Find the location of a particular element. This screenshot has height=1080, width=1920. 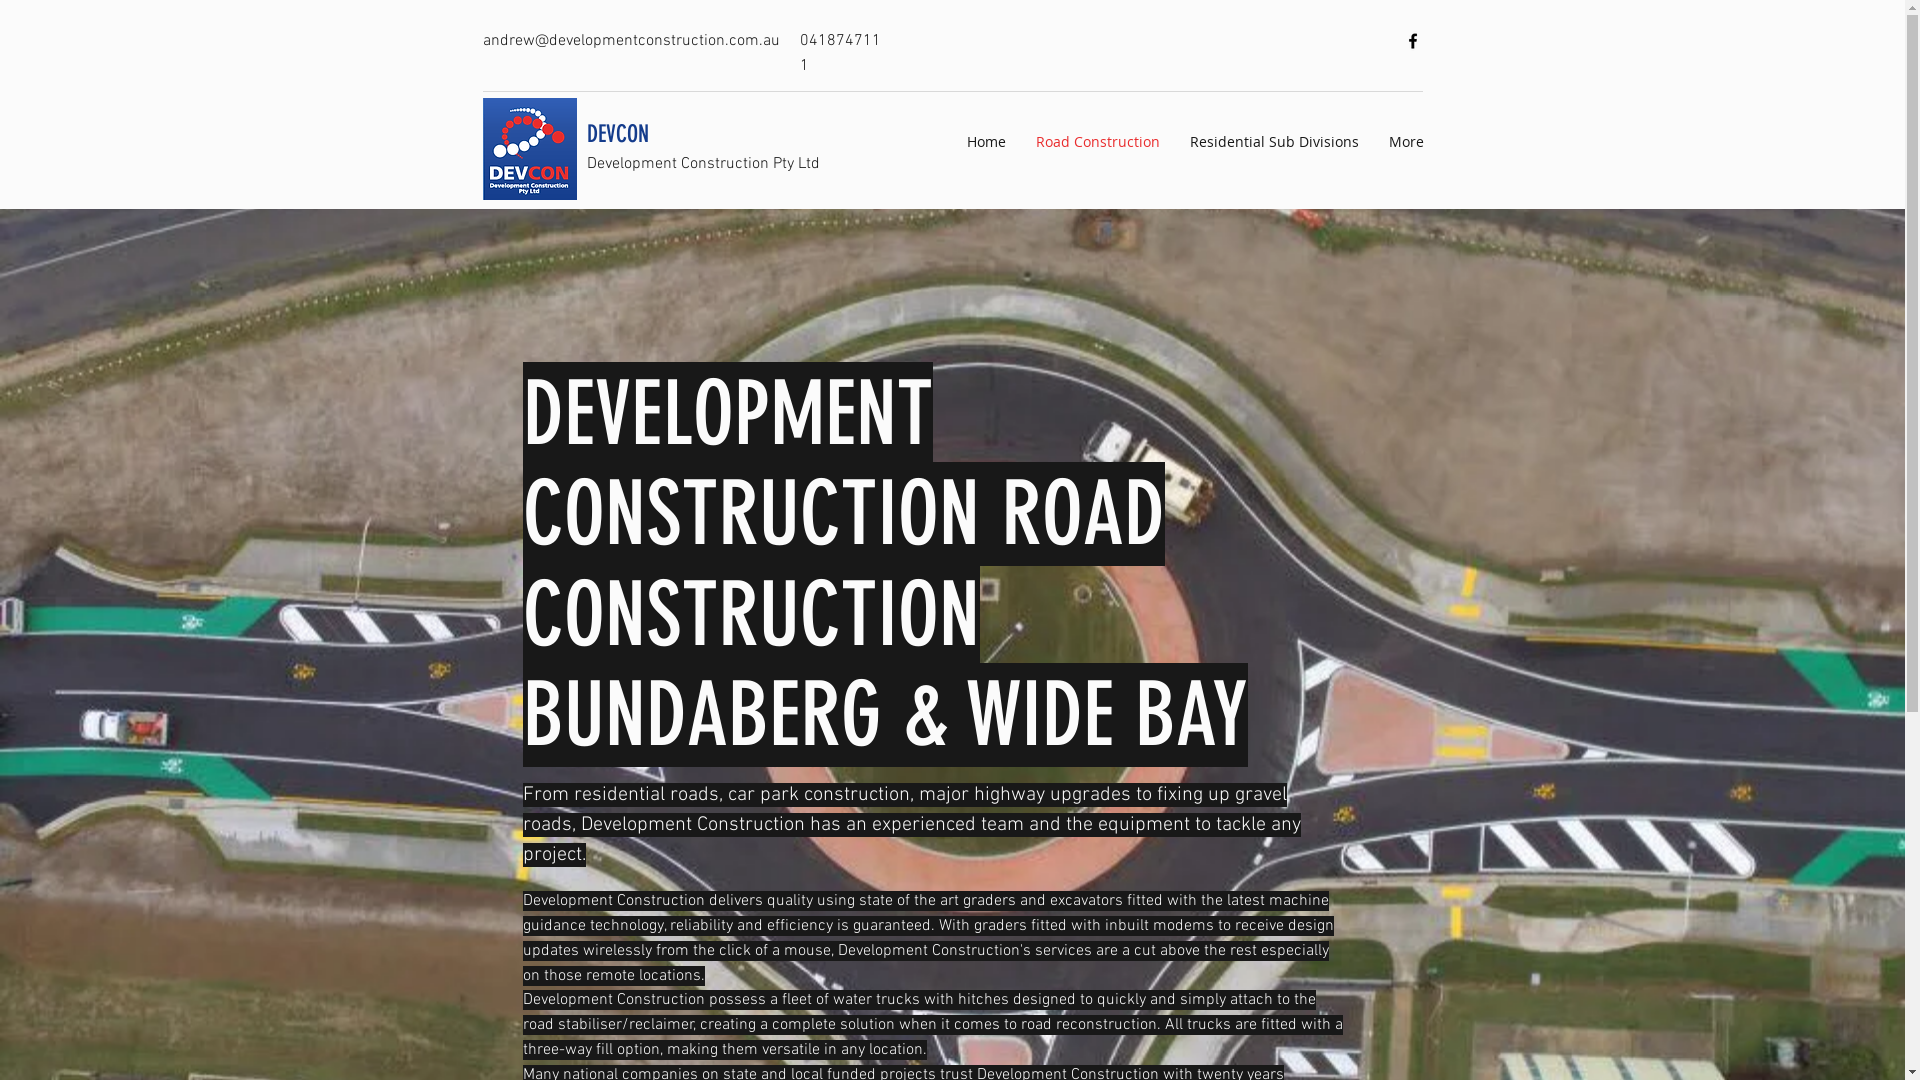

'Residential Sub Divisions' is located at coordinates (1272, 141).